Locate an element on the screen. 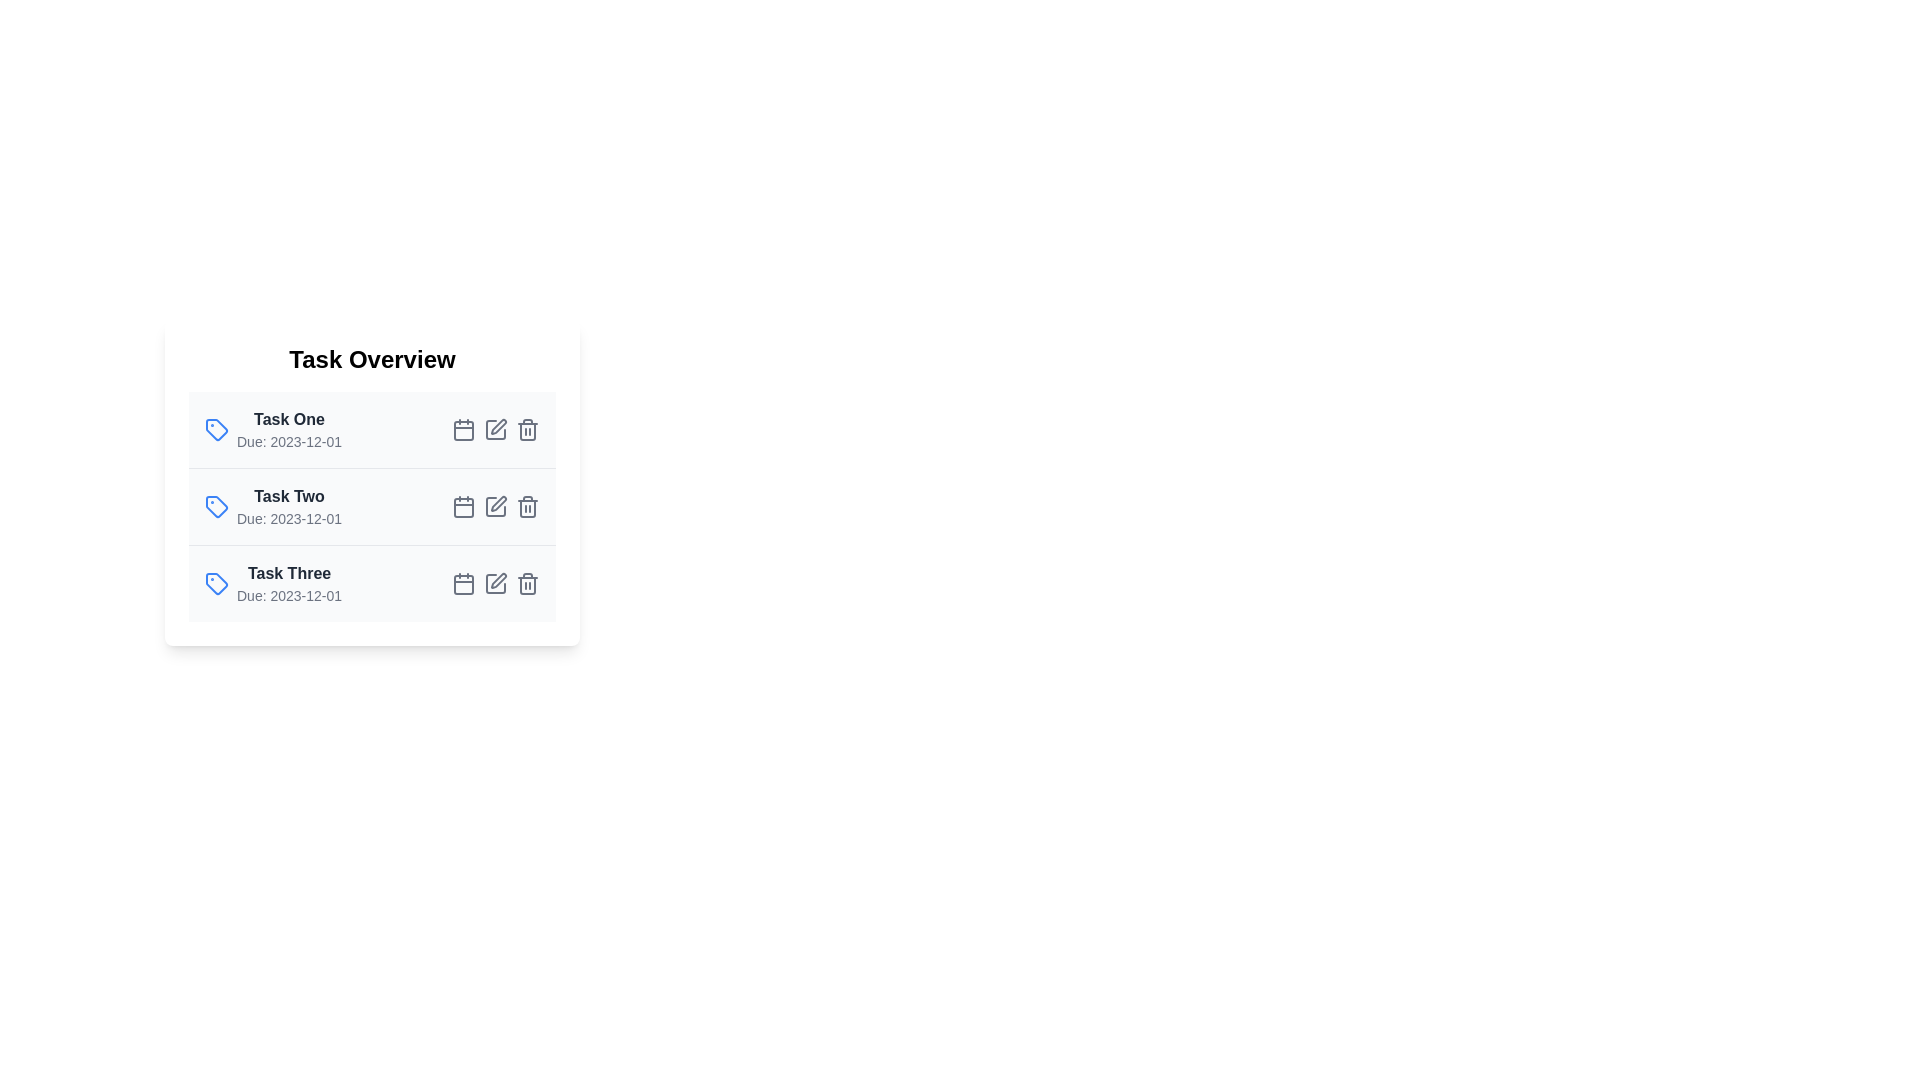 Image resolution: width=1920 pixels, height=1080 pixels. the second instance of the calendar icon located in the row corresponding to 'Task Two' in the 'Task Overview' section is located at coordinates (463, 507).